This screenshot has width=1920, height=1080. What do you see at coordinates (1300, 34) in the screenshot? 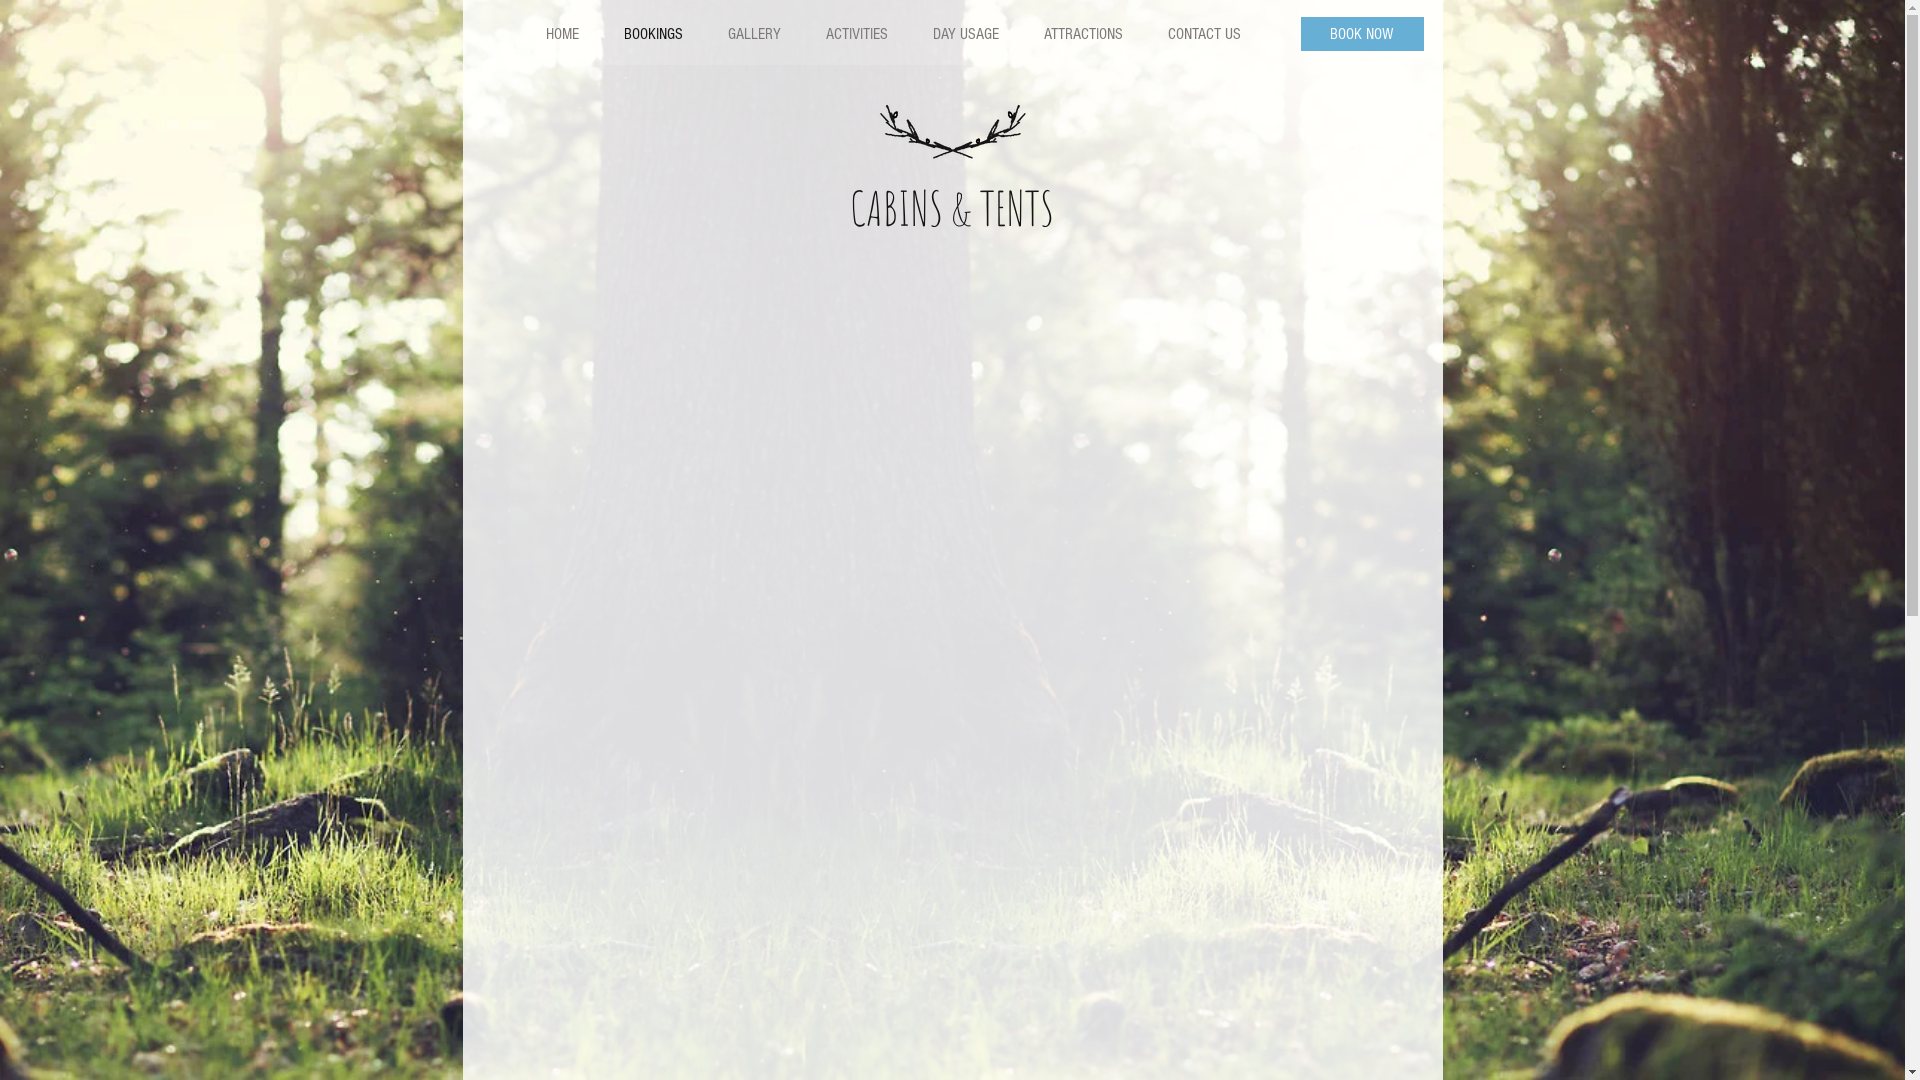
I see `'BOOK NOW'` at bounding box center [1300, 34].